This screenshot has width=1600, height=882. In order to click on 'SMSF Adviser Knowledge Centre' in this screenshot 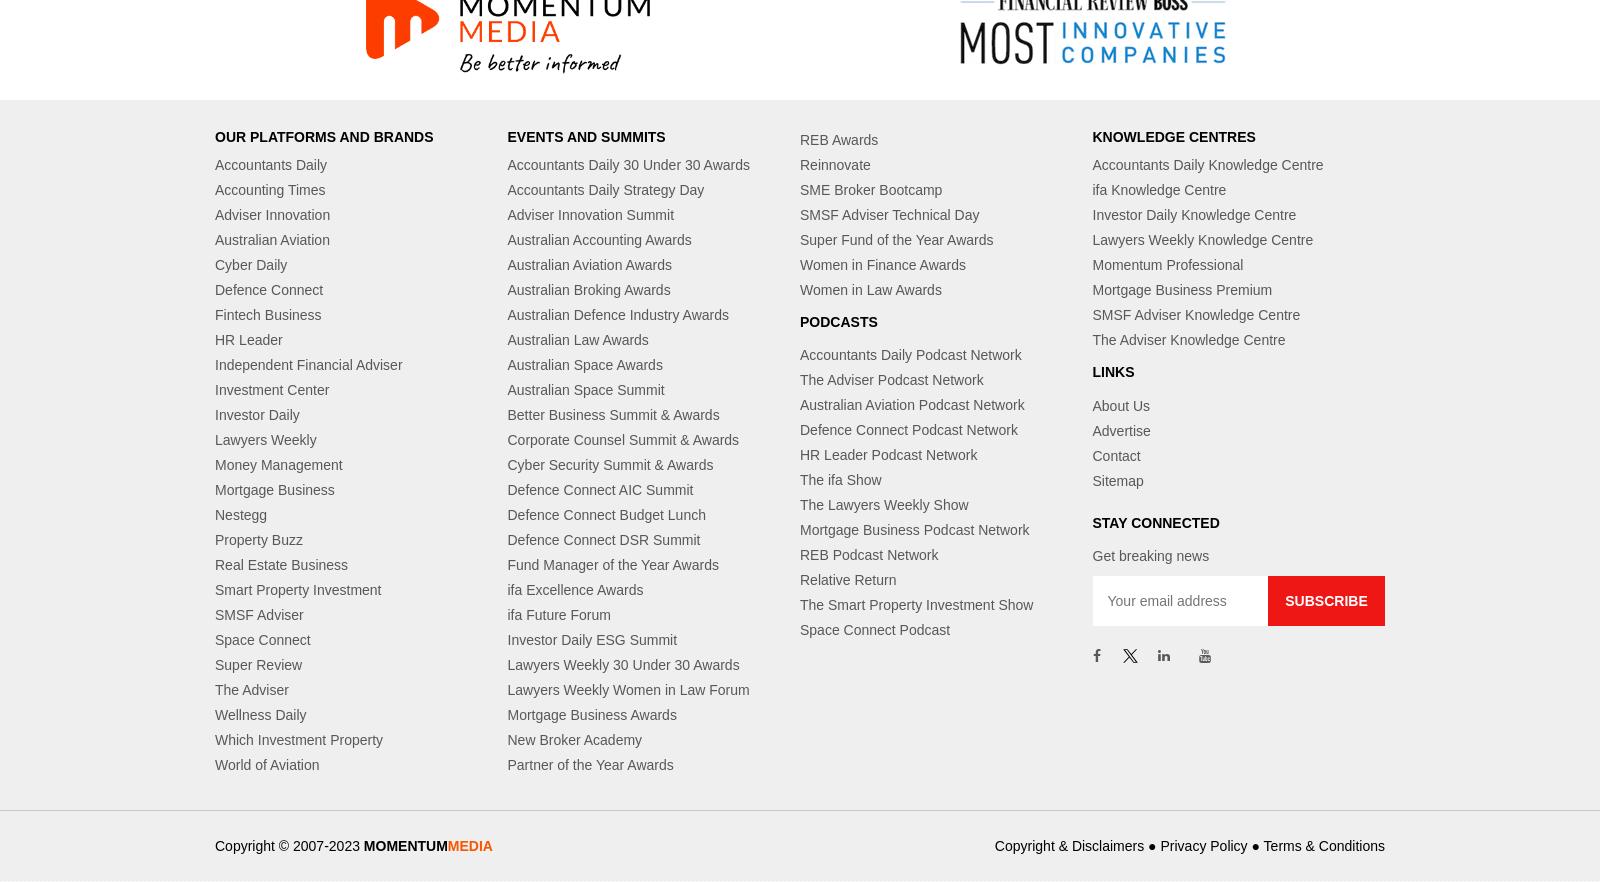, I will do `click(1196, 313)`.